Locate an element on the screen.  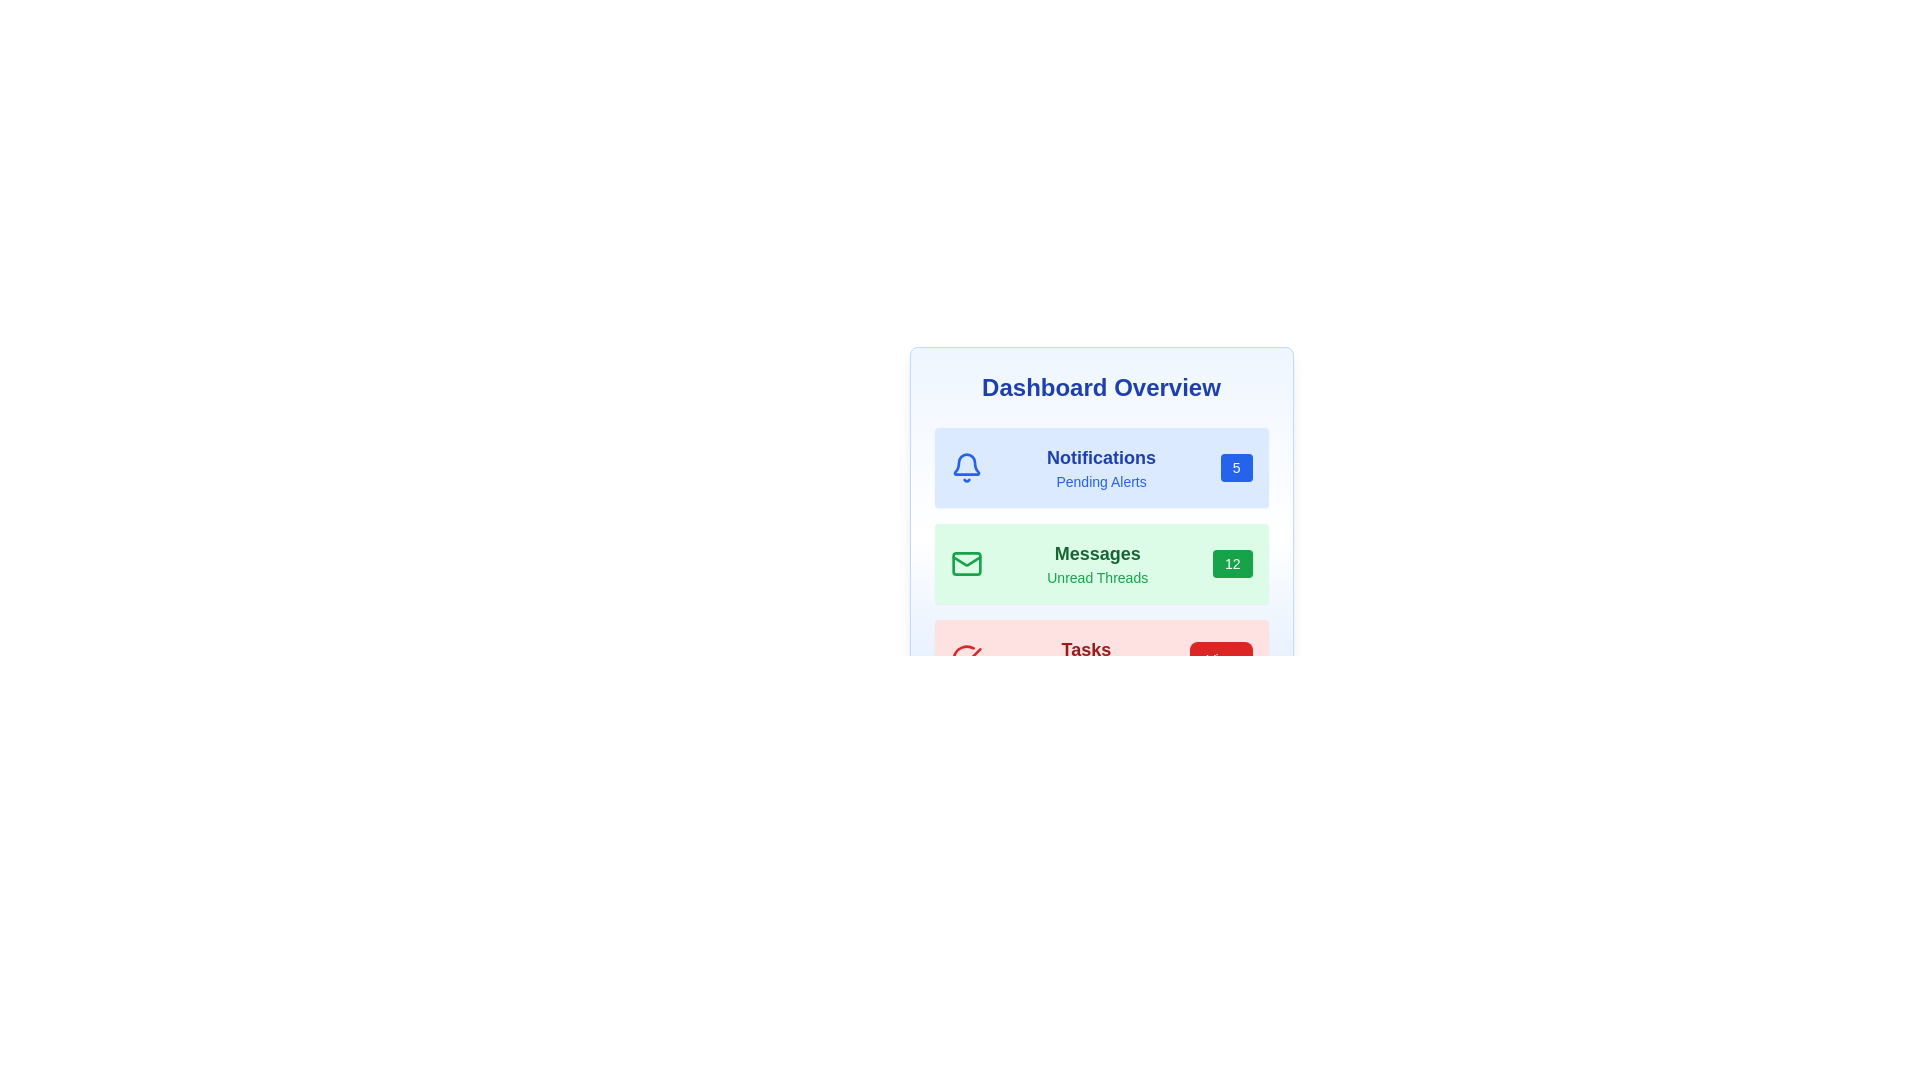
the text label that serves as a header for the 'Messages' section, located above the 'Unread Threads' text block in the 'Dashboard Overview' is located at coordinates (1096, 554).